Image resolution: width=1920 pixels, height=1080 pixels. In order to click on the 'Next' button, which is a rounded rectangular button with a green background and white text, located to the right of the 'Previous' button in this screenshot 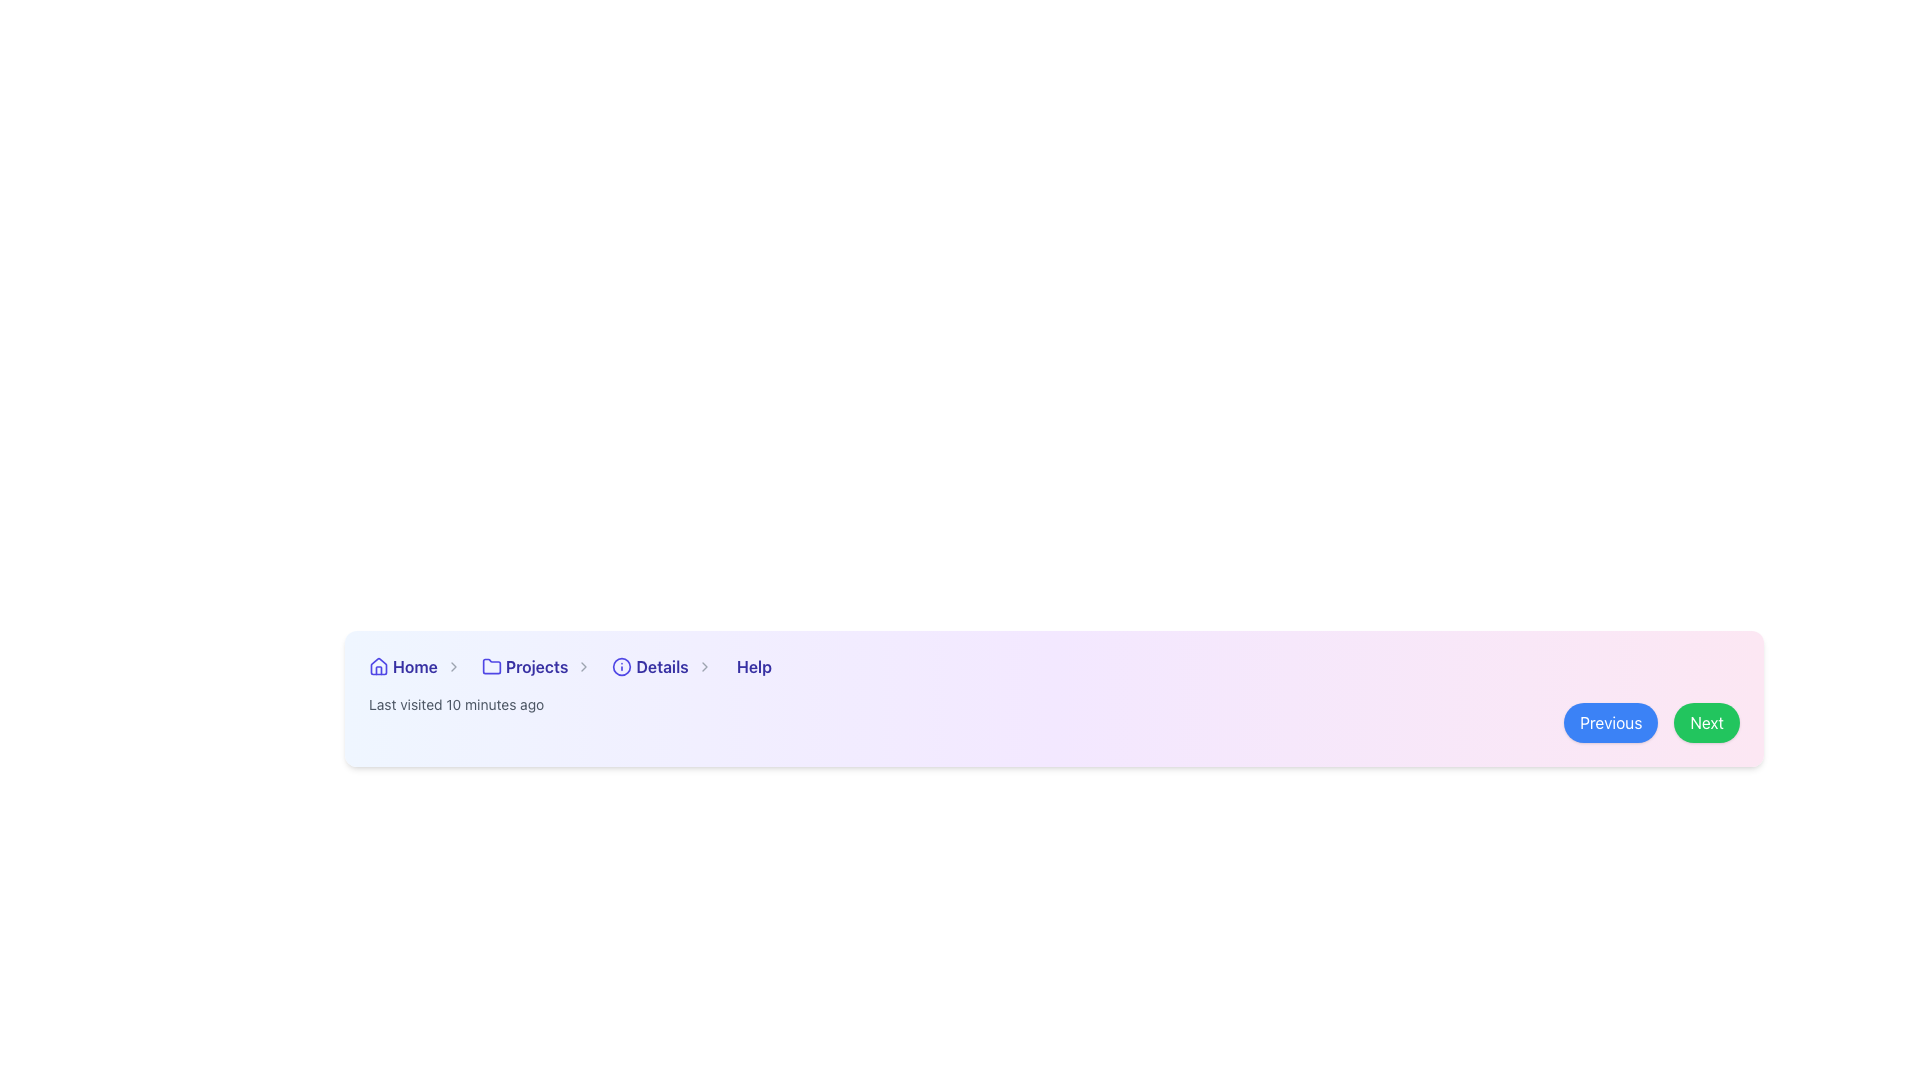, I will do `click(1706, 722)`.